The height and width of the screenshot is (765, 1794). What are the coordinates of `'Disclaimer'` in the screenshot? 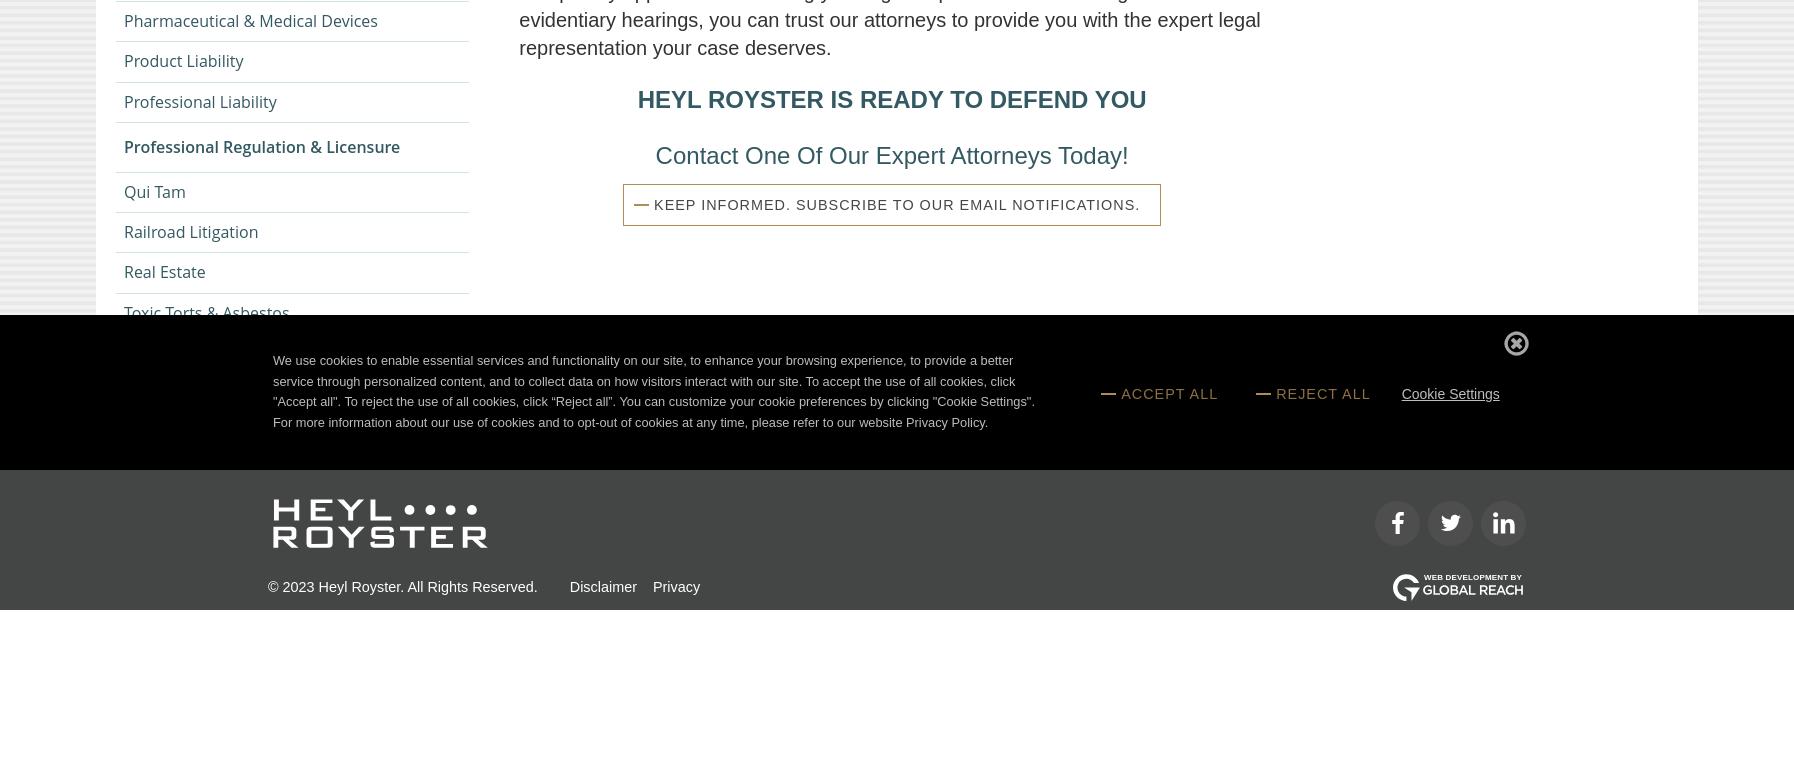 It's located at (602, 586).